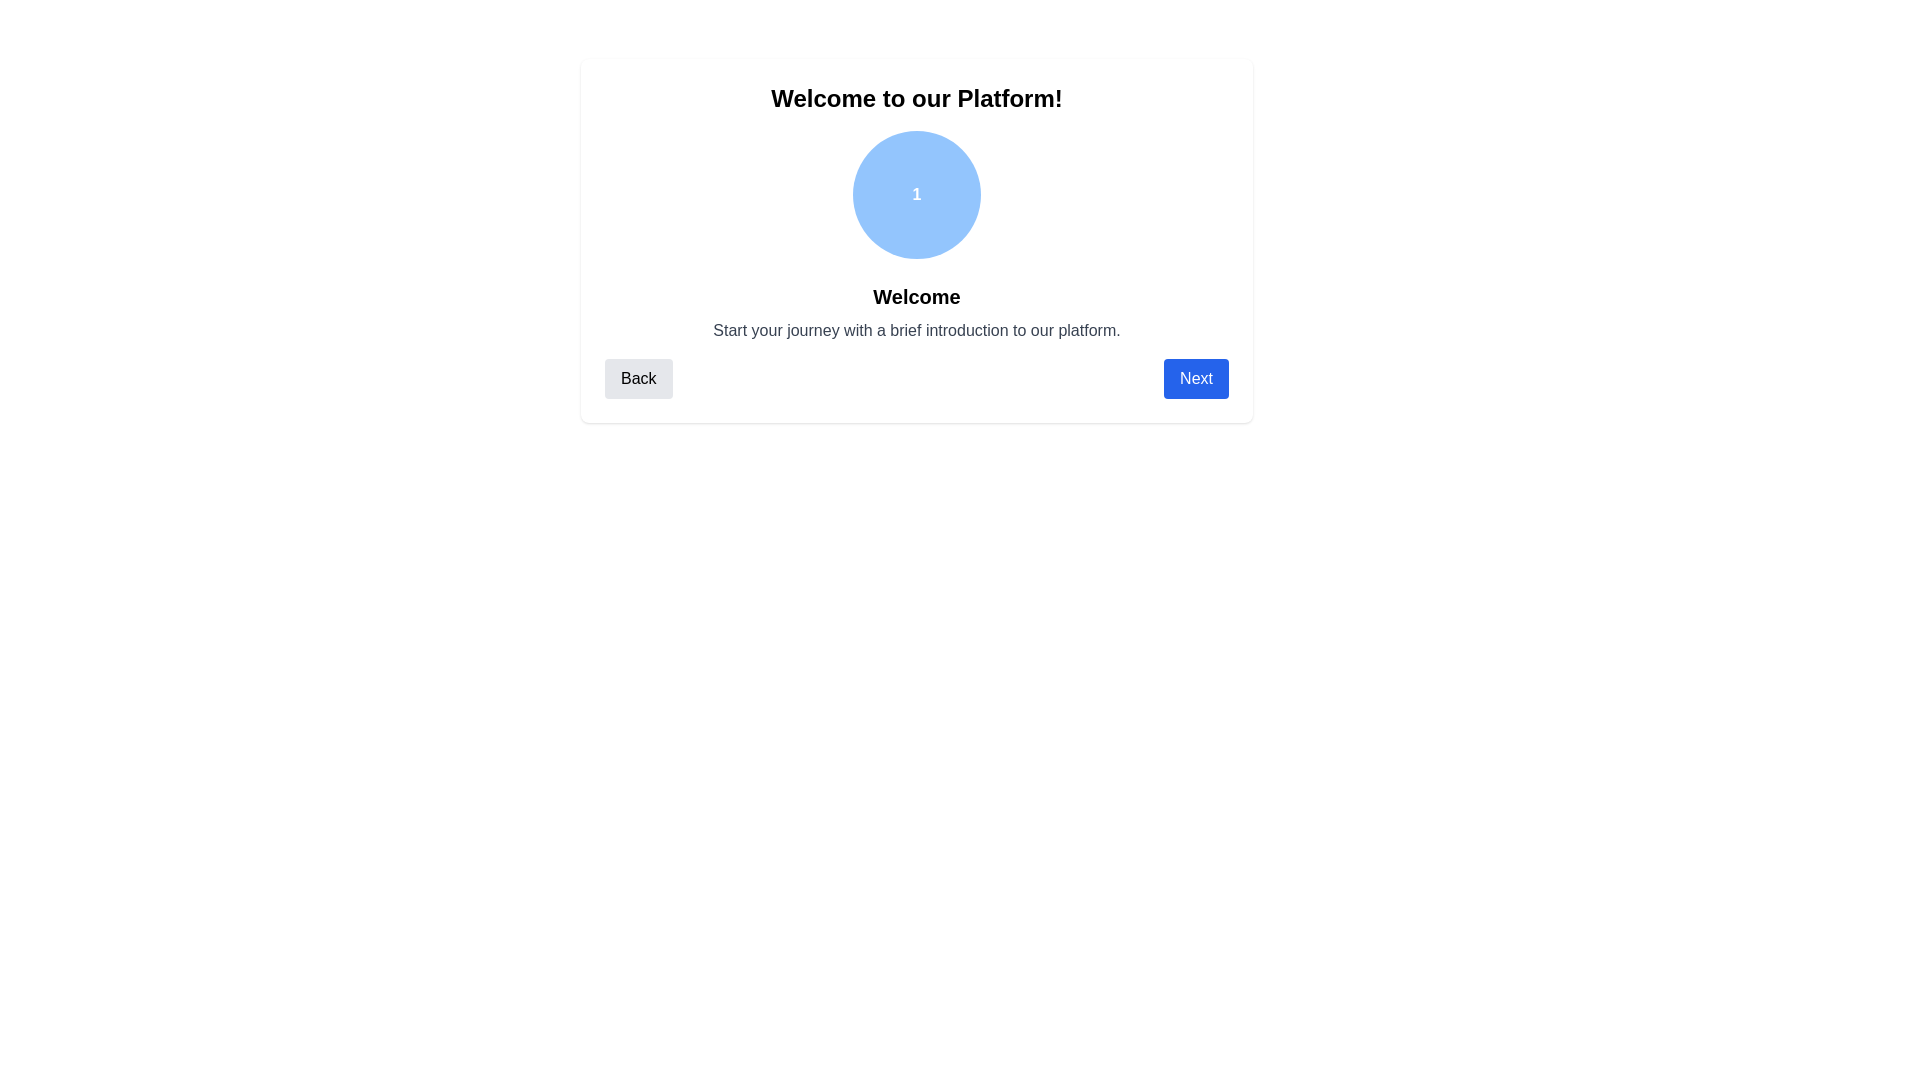 The width and height of the screenshot is (1920, 1080). I want to click on the 'Back' button to navigate to the previous step, so click(637, 378).